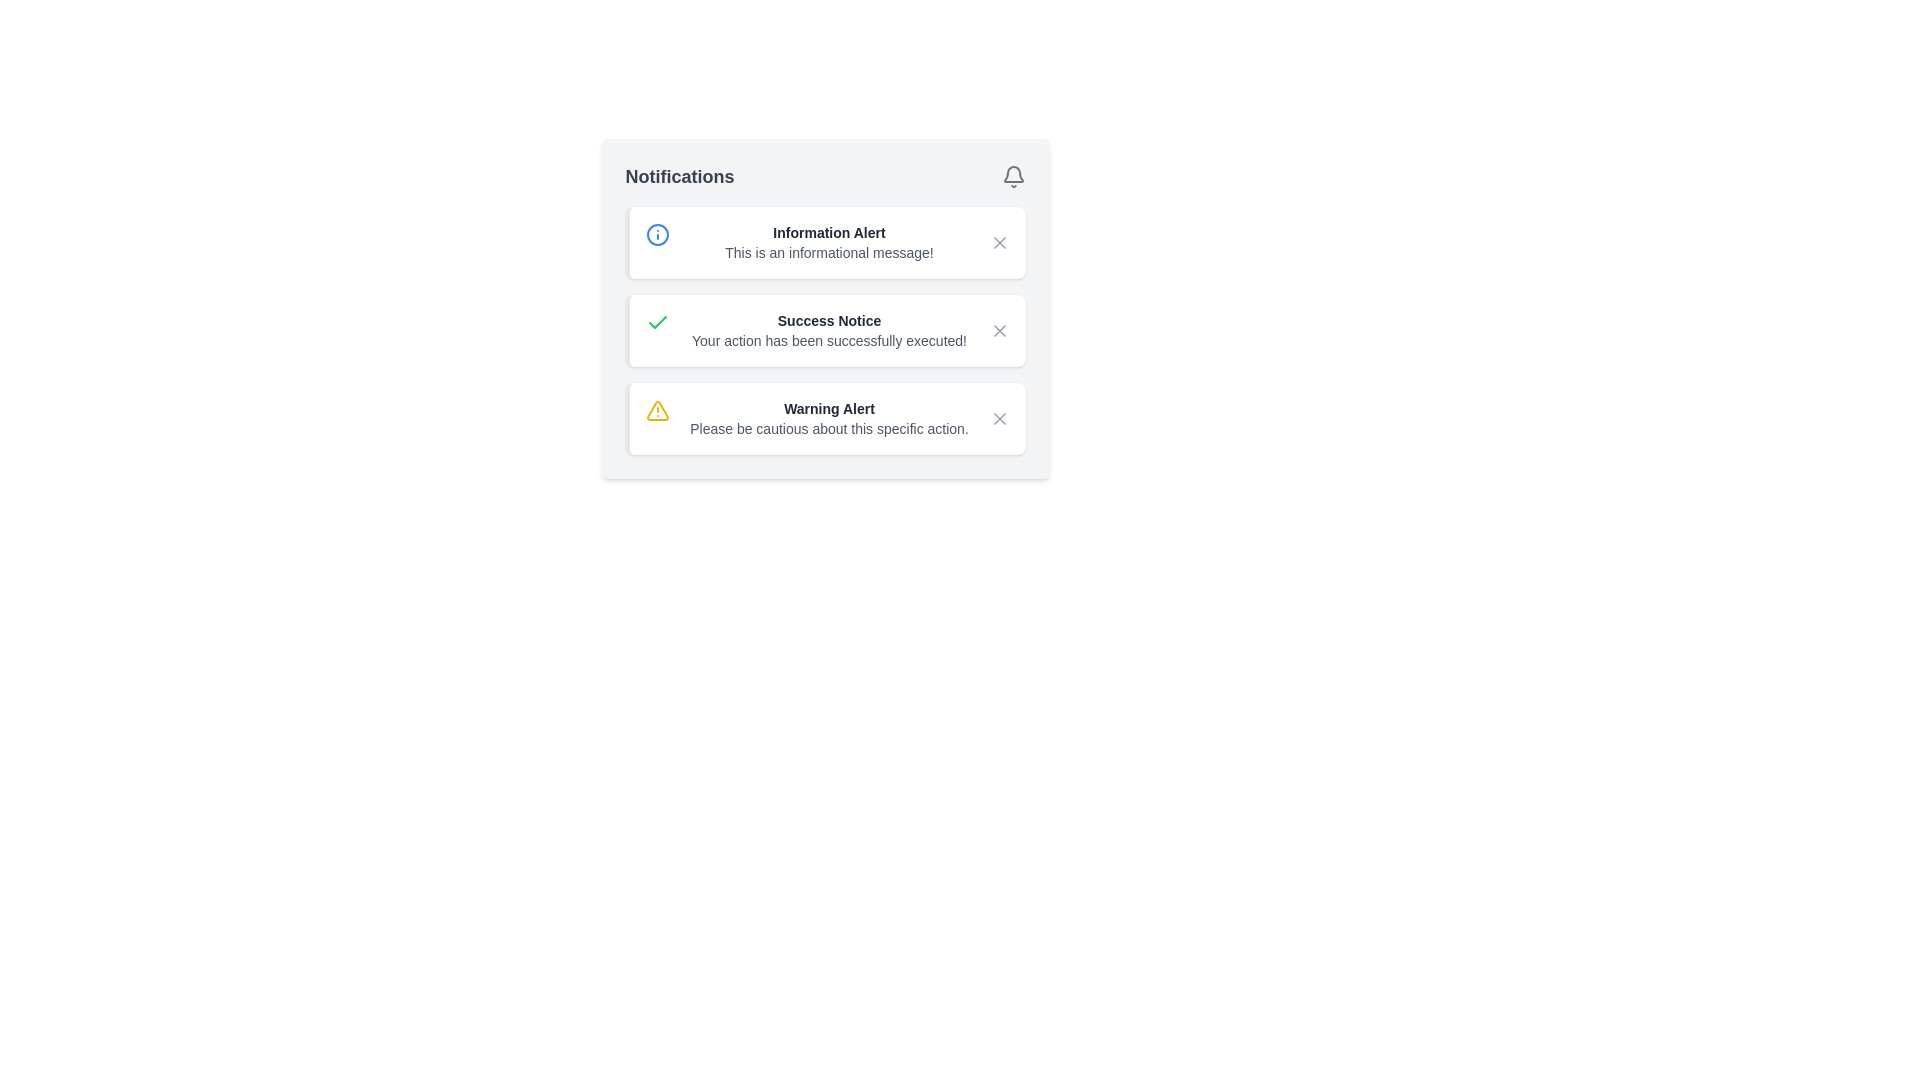  I want to click on the information alert symbol located, so click(657, 234).